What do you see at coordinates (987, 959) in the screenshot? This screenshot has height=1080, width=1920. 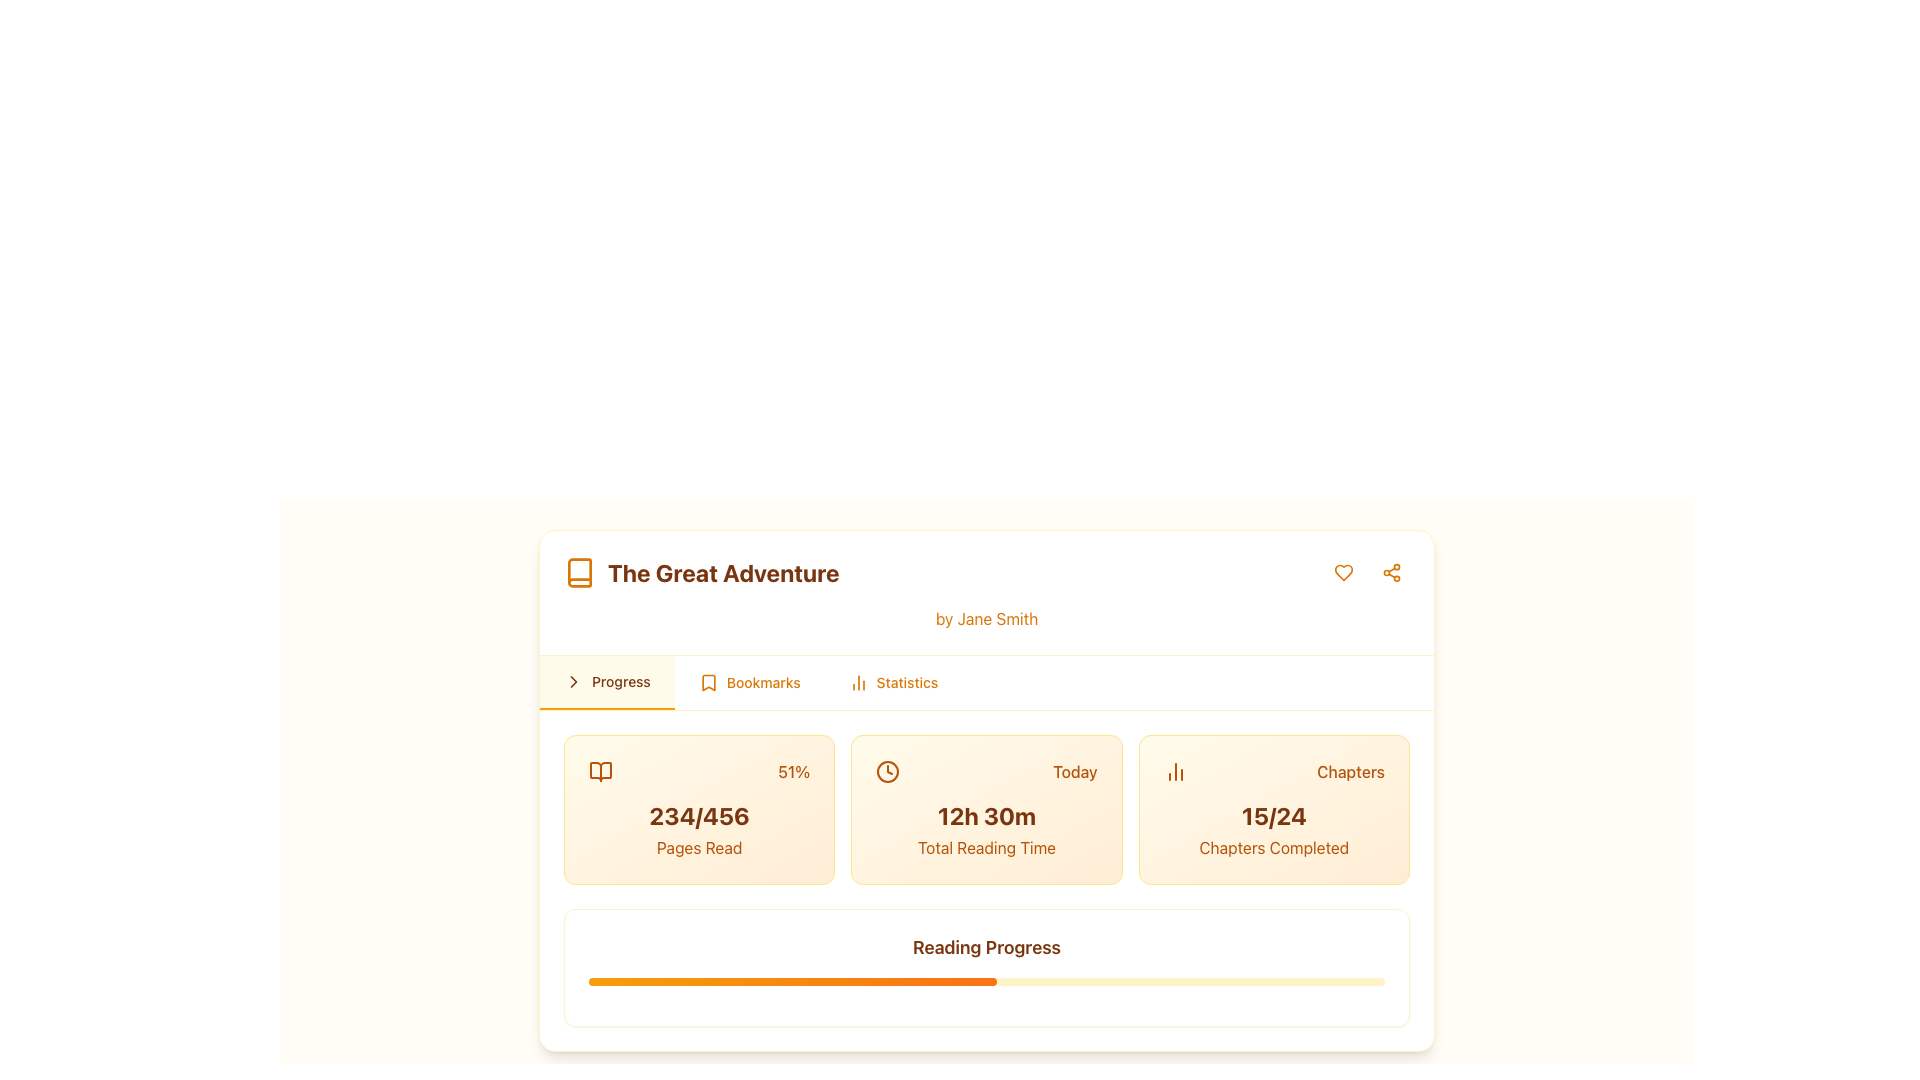 I see `the progress bar or its title to interact with the reading progress indicator, which visually represents the user's current reading status` at bounding box center [987, 959].